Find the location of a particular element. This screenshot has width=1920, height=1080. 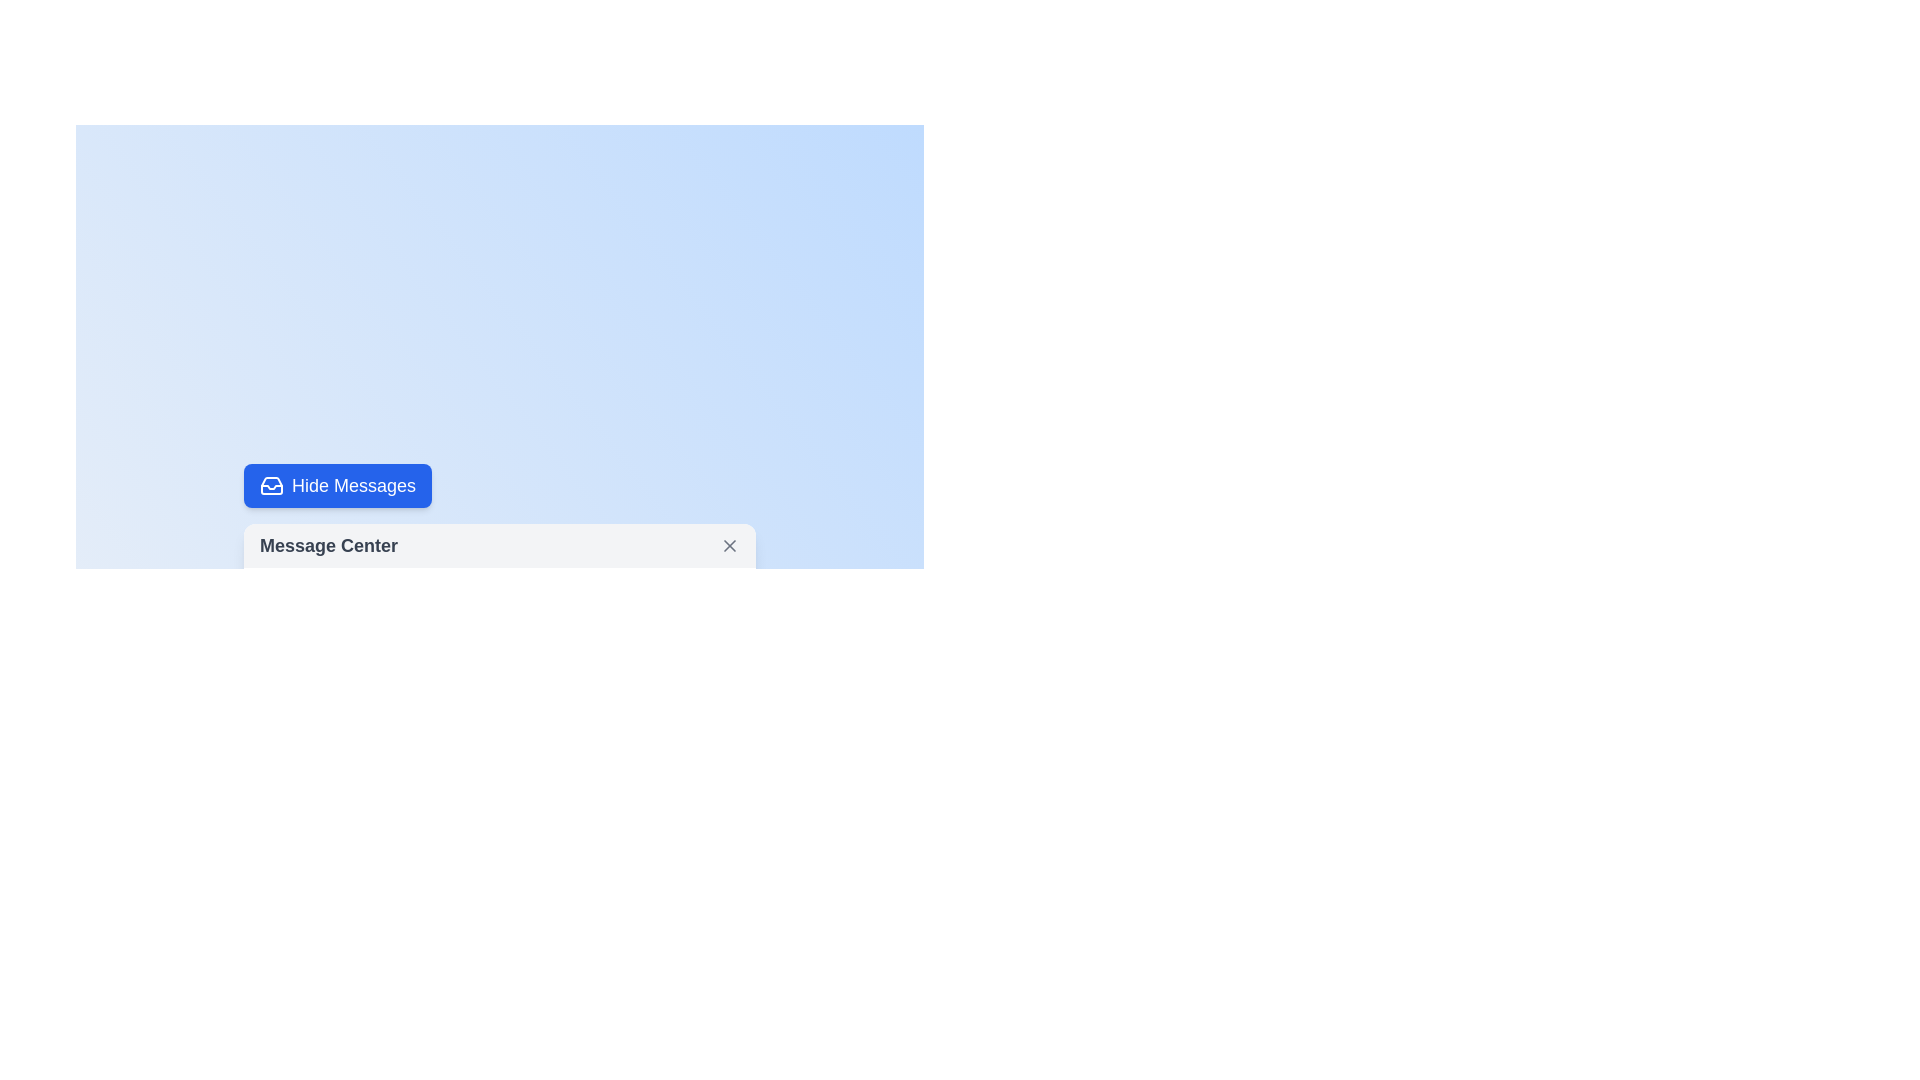

the 'Message Center' text label, which is a primary heading in a large bold gray font located within a light gray rounded bar on the left side is located at coordinates (329, 546).